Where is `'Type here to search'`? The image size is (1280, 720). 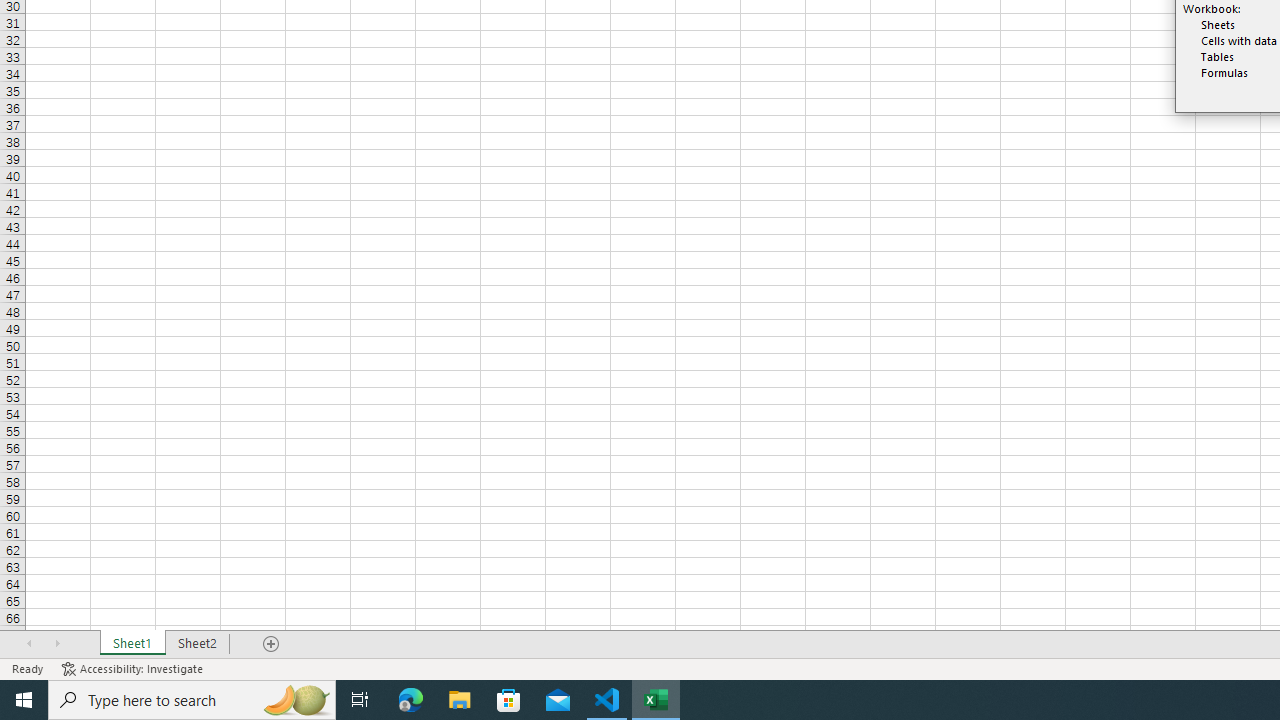 'Type here to search' is located at coordinates (192, 698).